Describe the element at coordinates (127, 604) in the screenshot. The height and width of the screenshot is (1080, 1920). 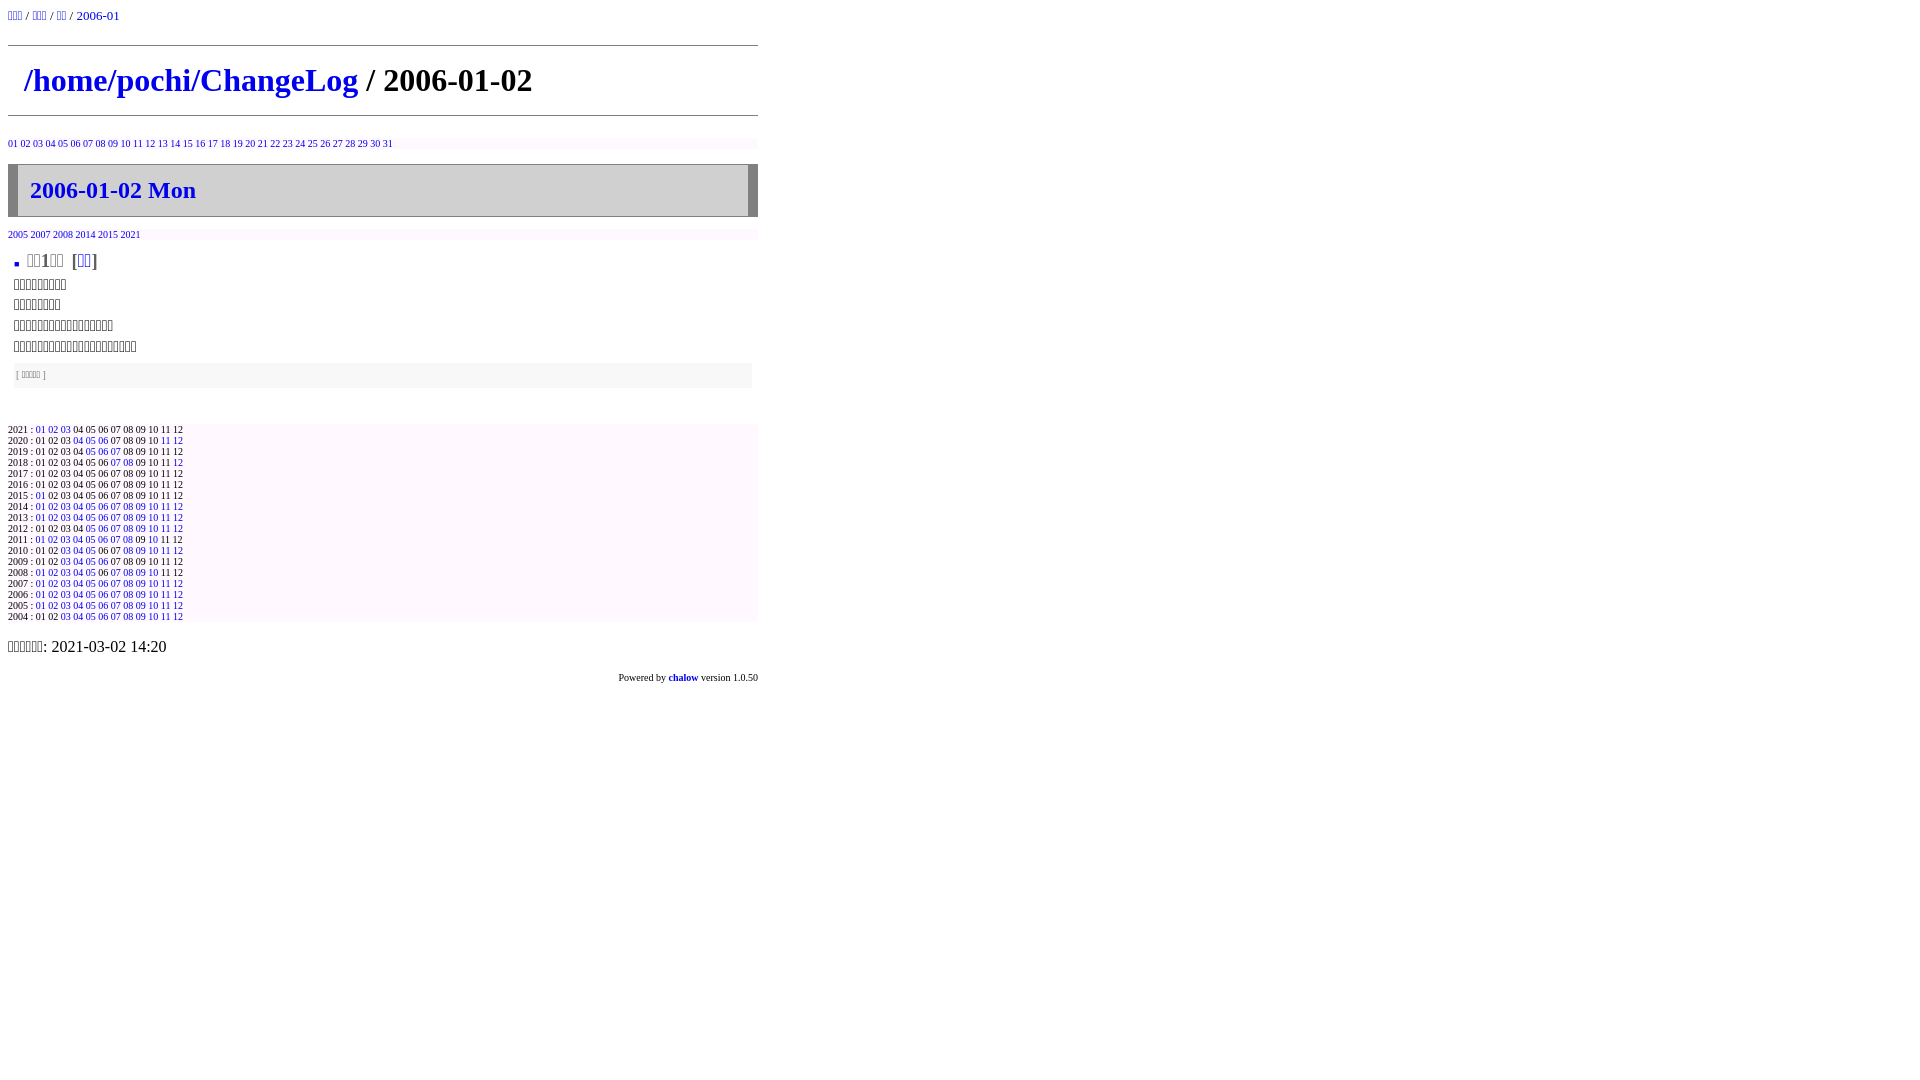
I see `'08'` at that location.